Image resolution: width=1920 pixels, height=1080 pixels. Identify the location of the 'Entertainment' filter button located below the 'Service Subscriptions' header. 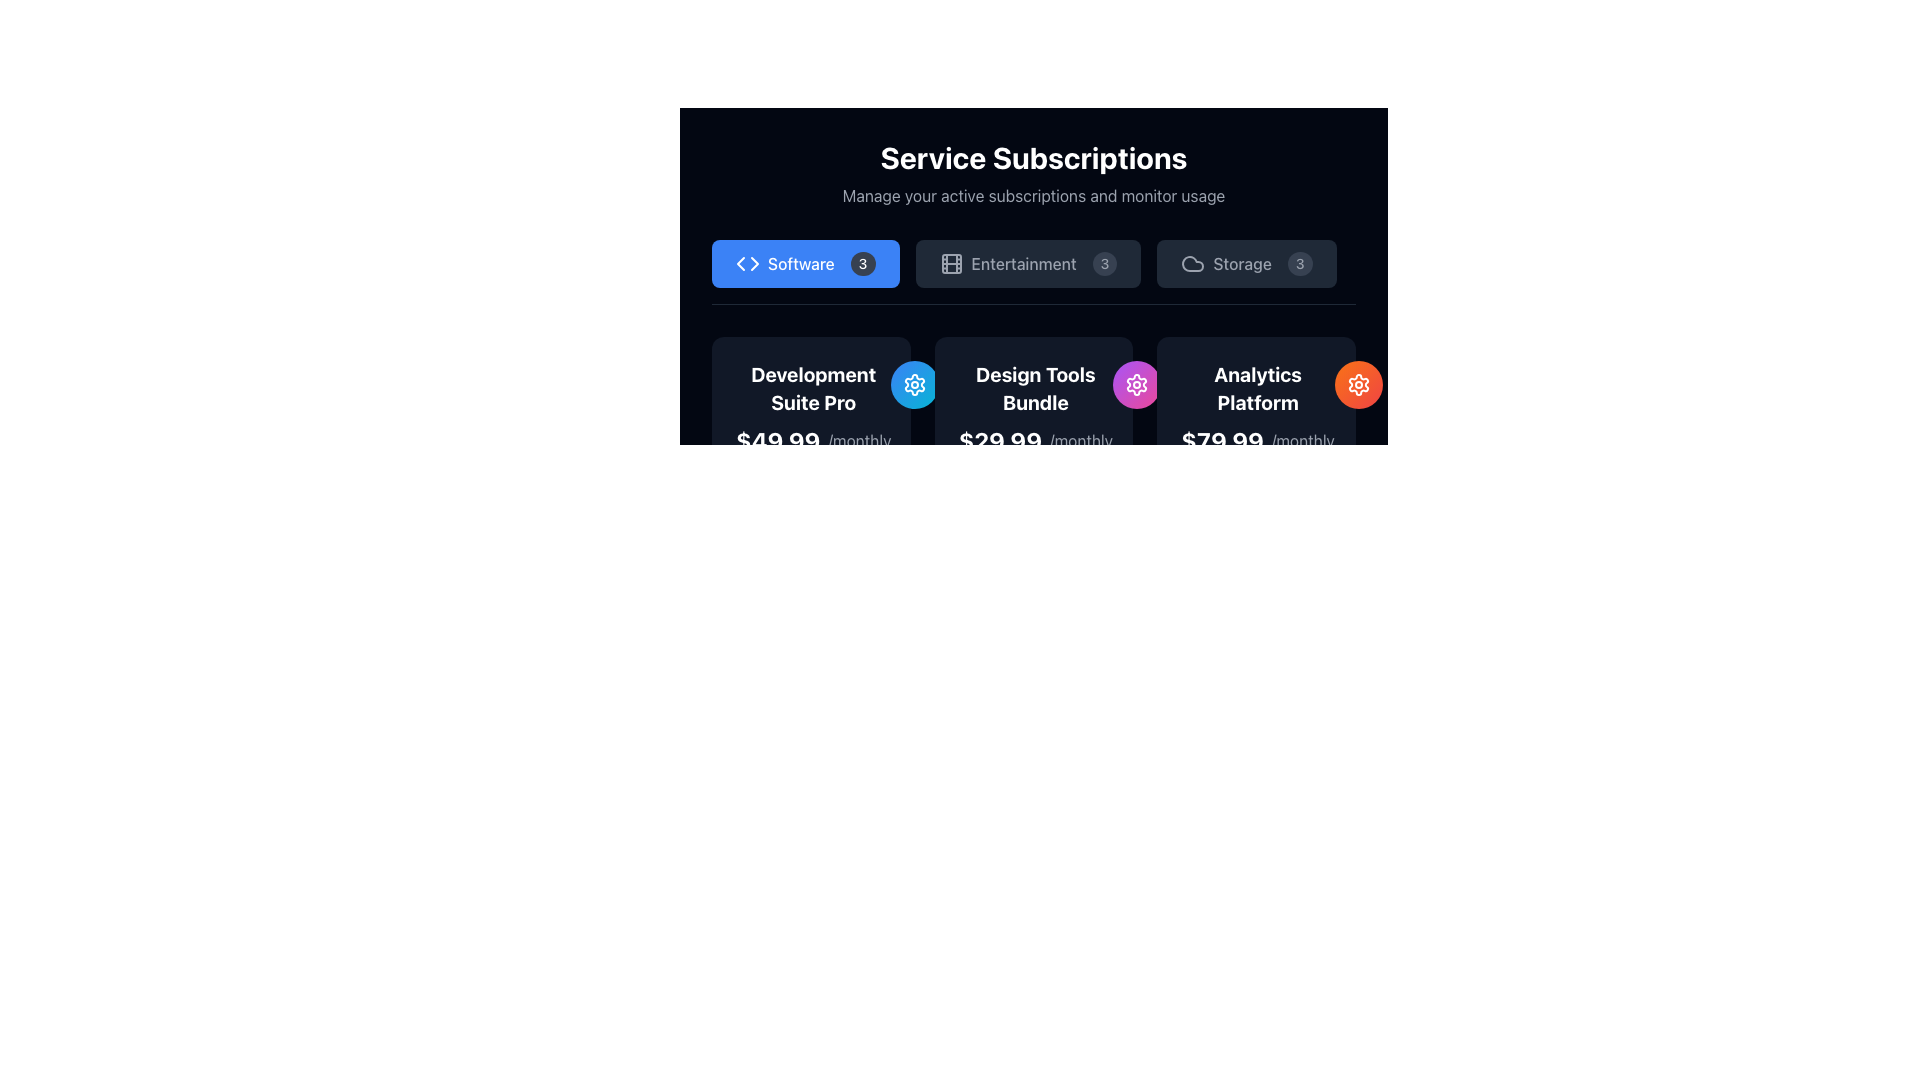
(1033, 272).